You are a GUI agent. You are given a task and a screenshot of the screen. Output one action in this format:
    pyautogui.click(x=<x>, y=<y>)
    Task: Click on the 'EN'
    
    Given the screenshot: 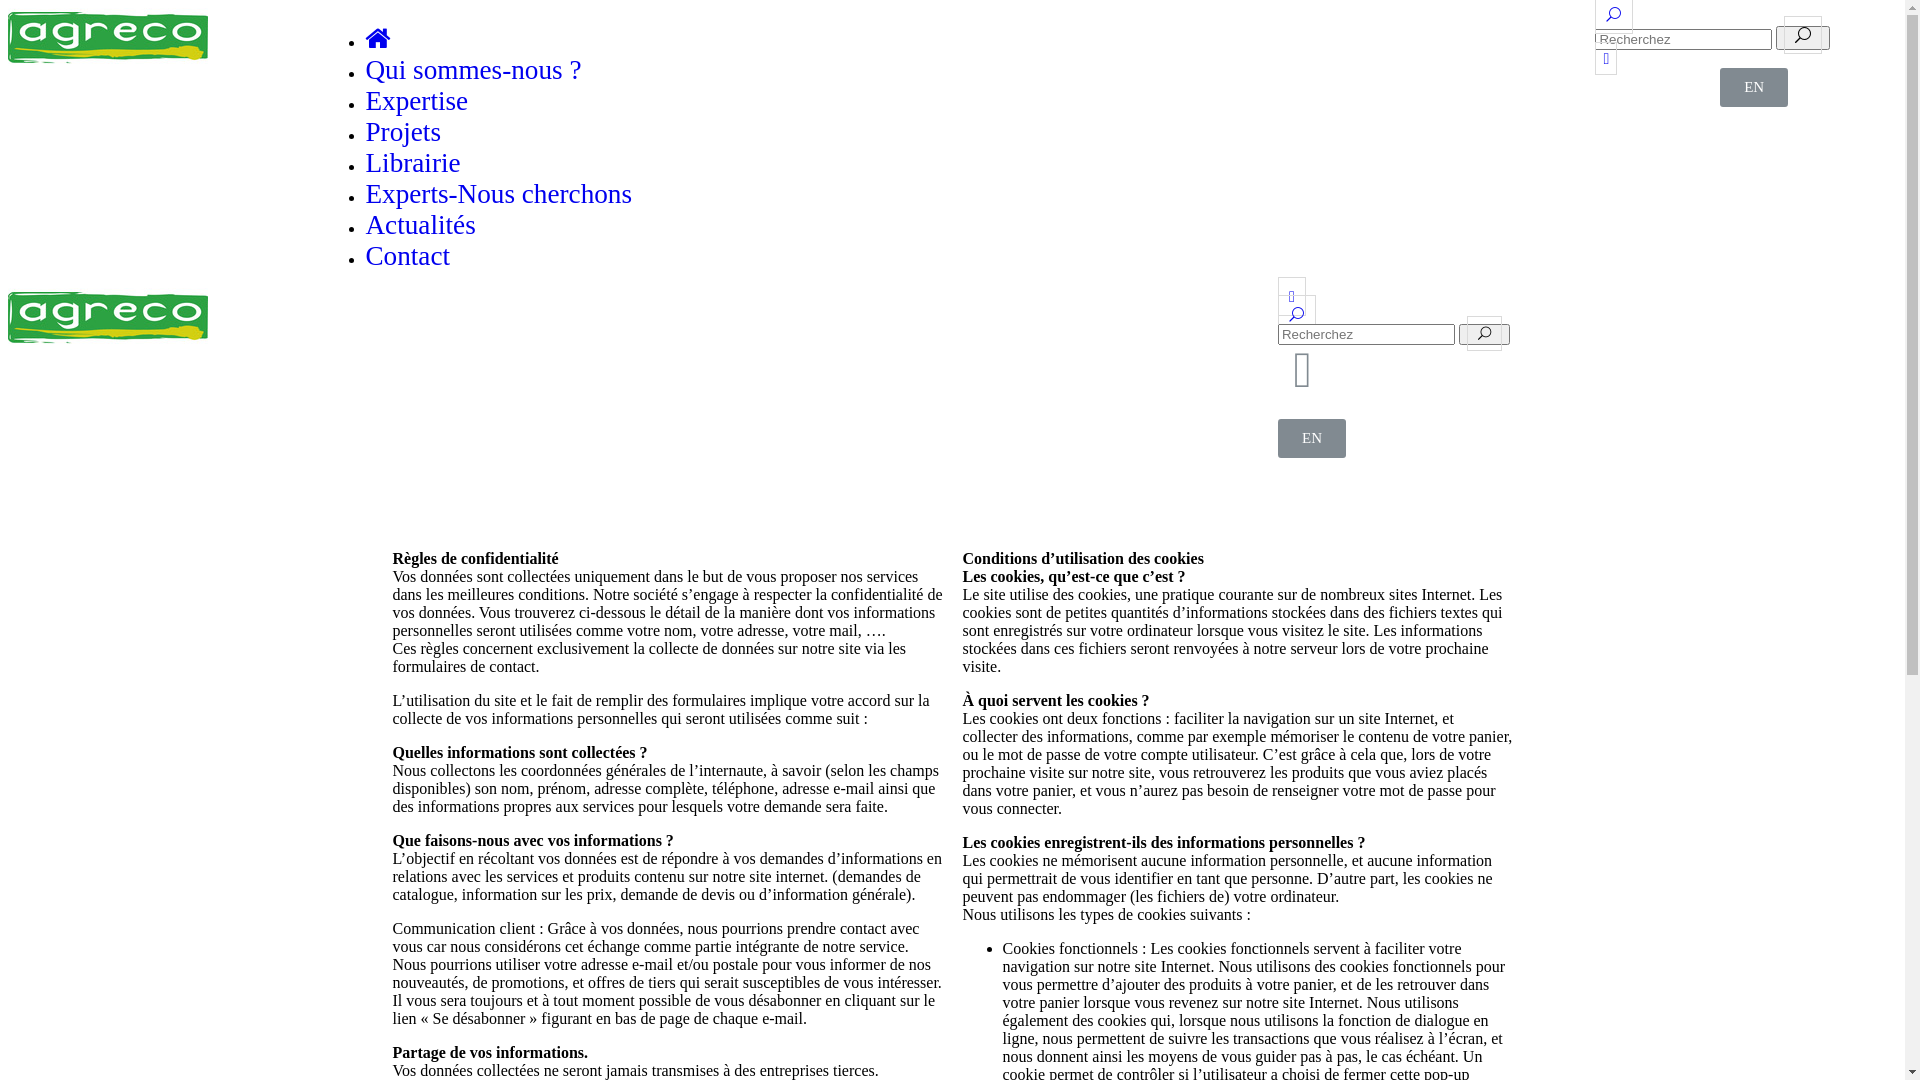 What is the action you would take?
    pyautogui.click(x=1752, y=86)
    